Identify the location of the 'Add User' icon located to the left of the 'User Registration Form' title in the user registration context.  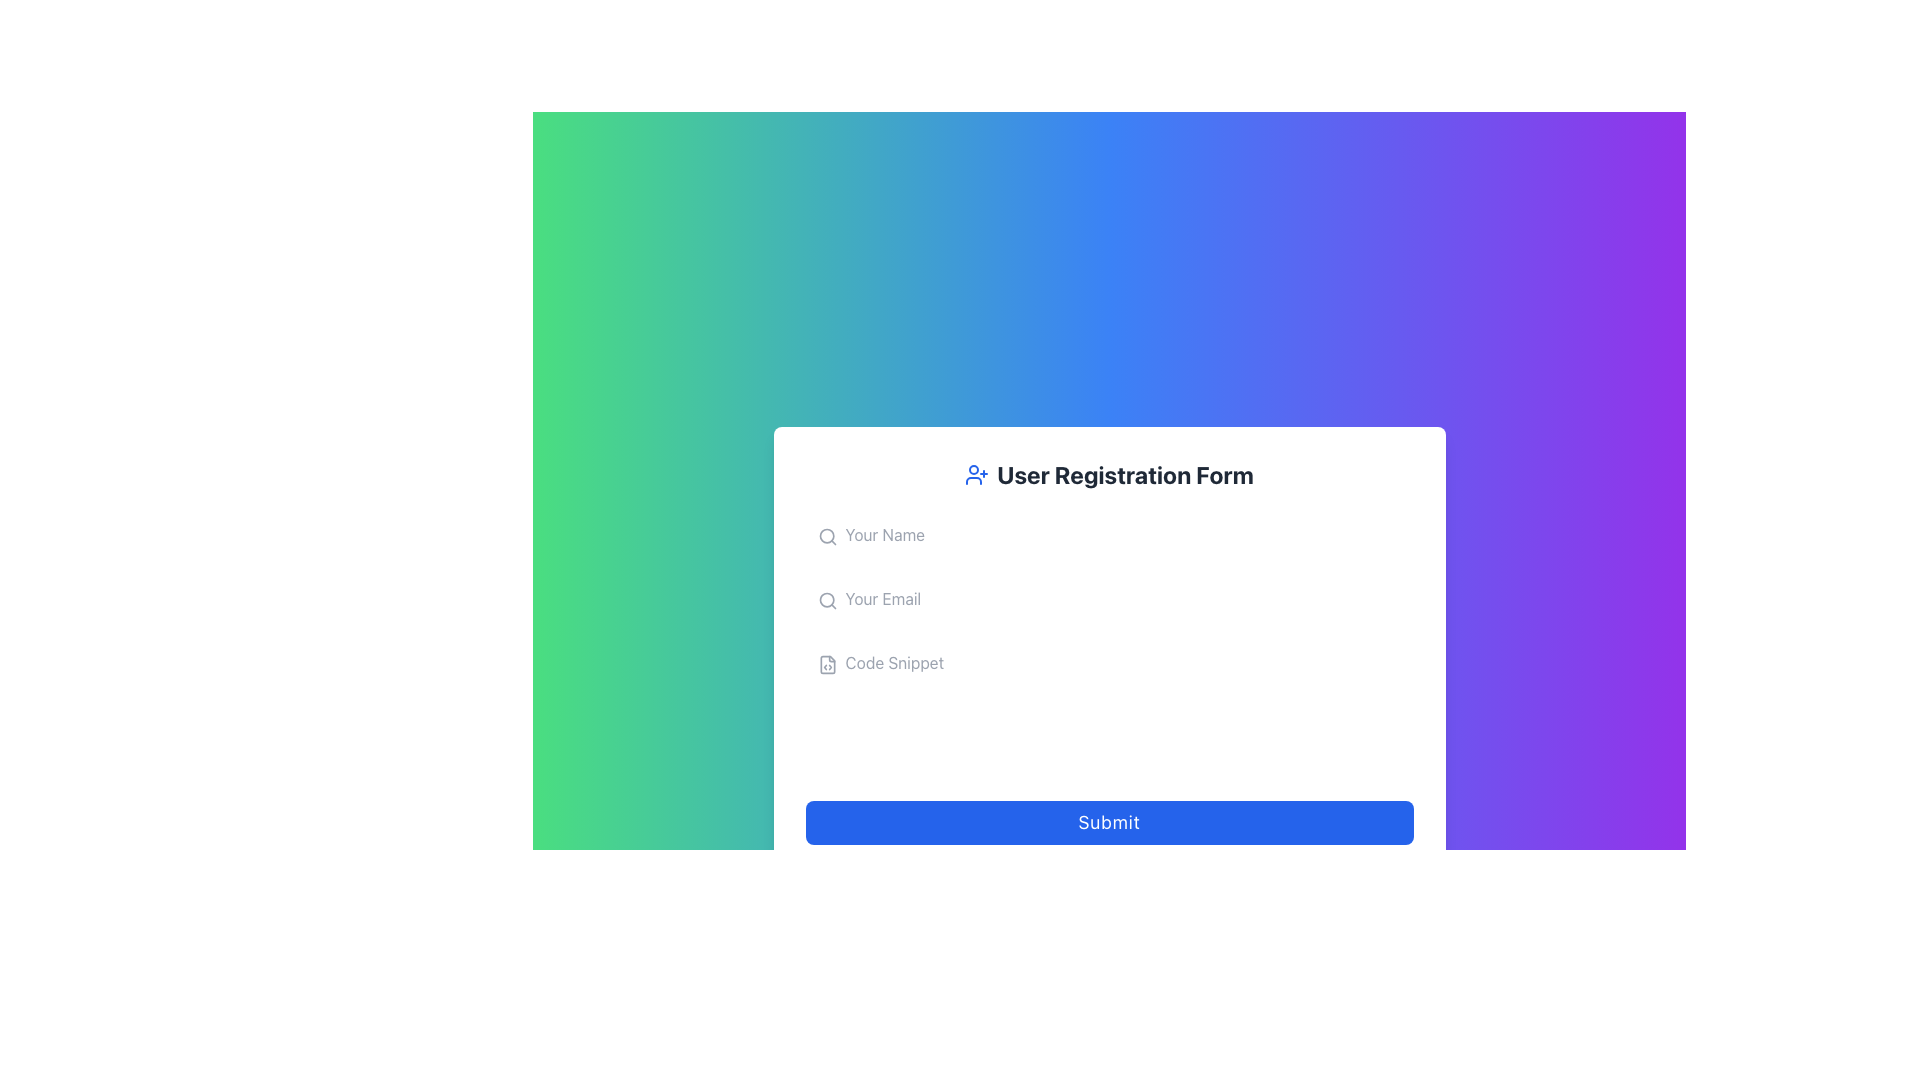
(977, 474).